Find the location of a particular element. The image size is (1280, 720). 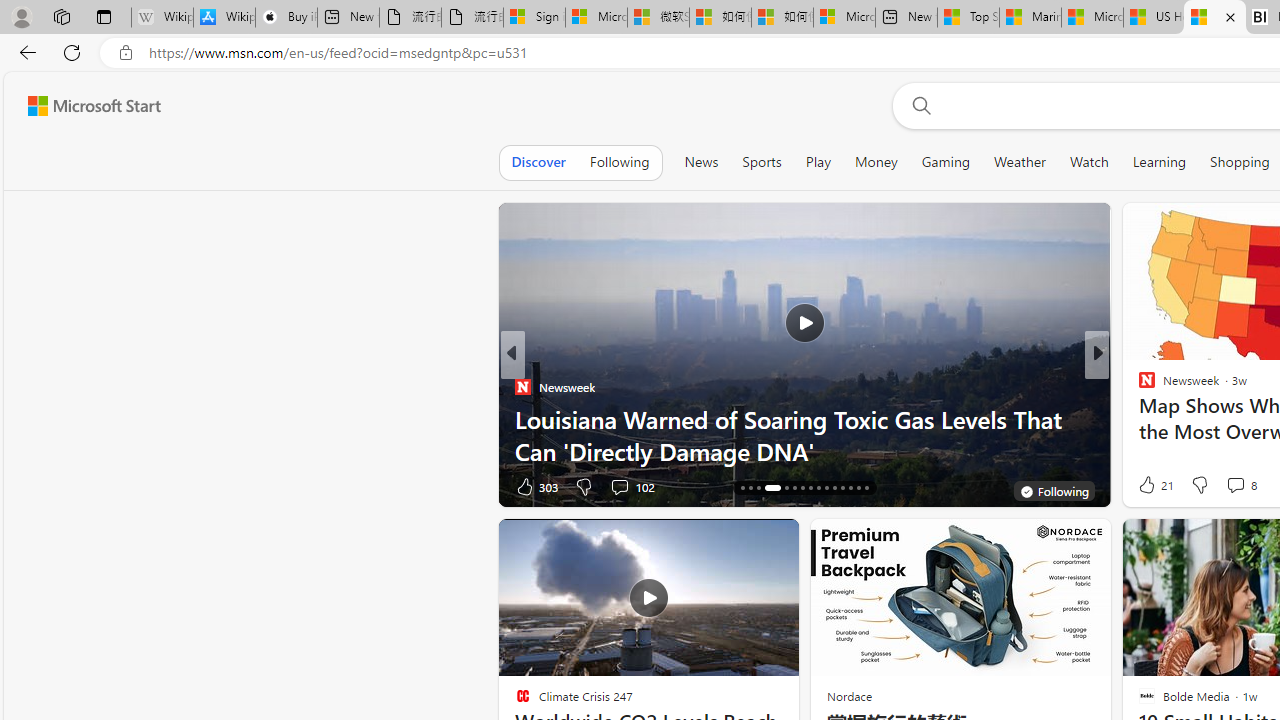

'257 Like' is located at coordinates (1152, 486).